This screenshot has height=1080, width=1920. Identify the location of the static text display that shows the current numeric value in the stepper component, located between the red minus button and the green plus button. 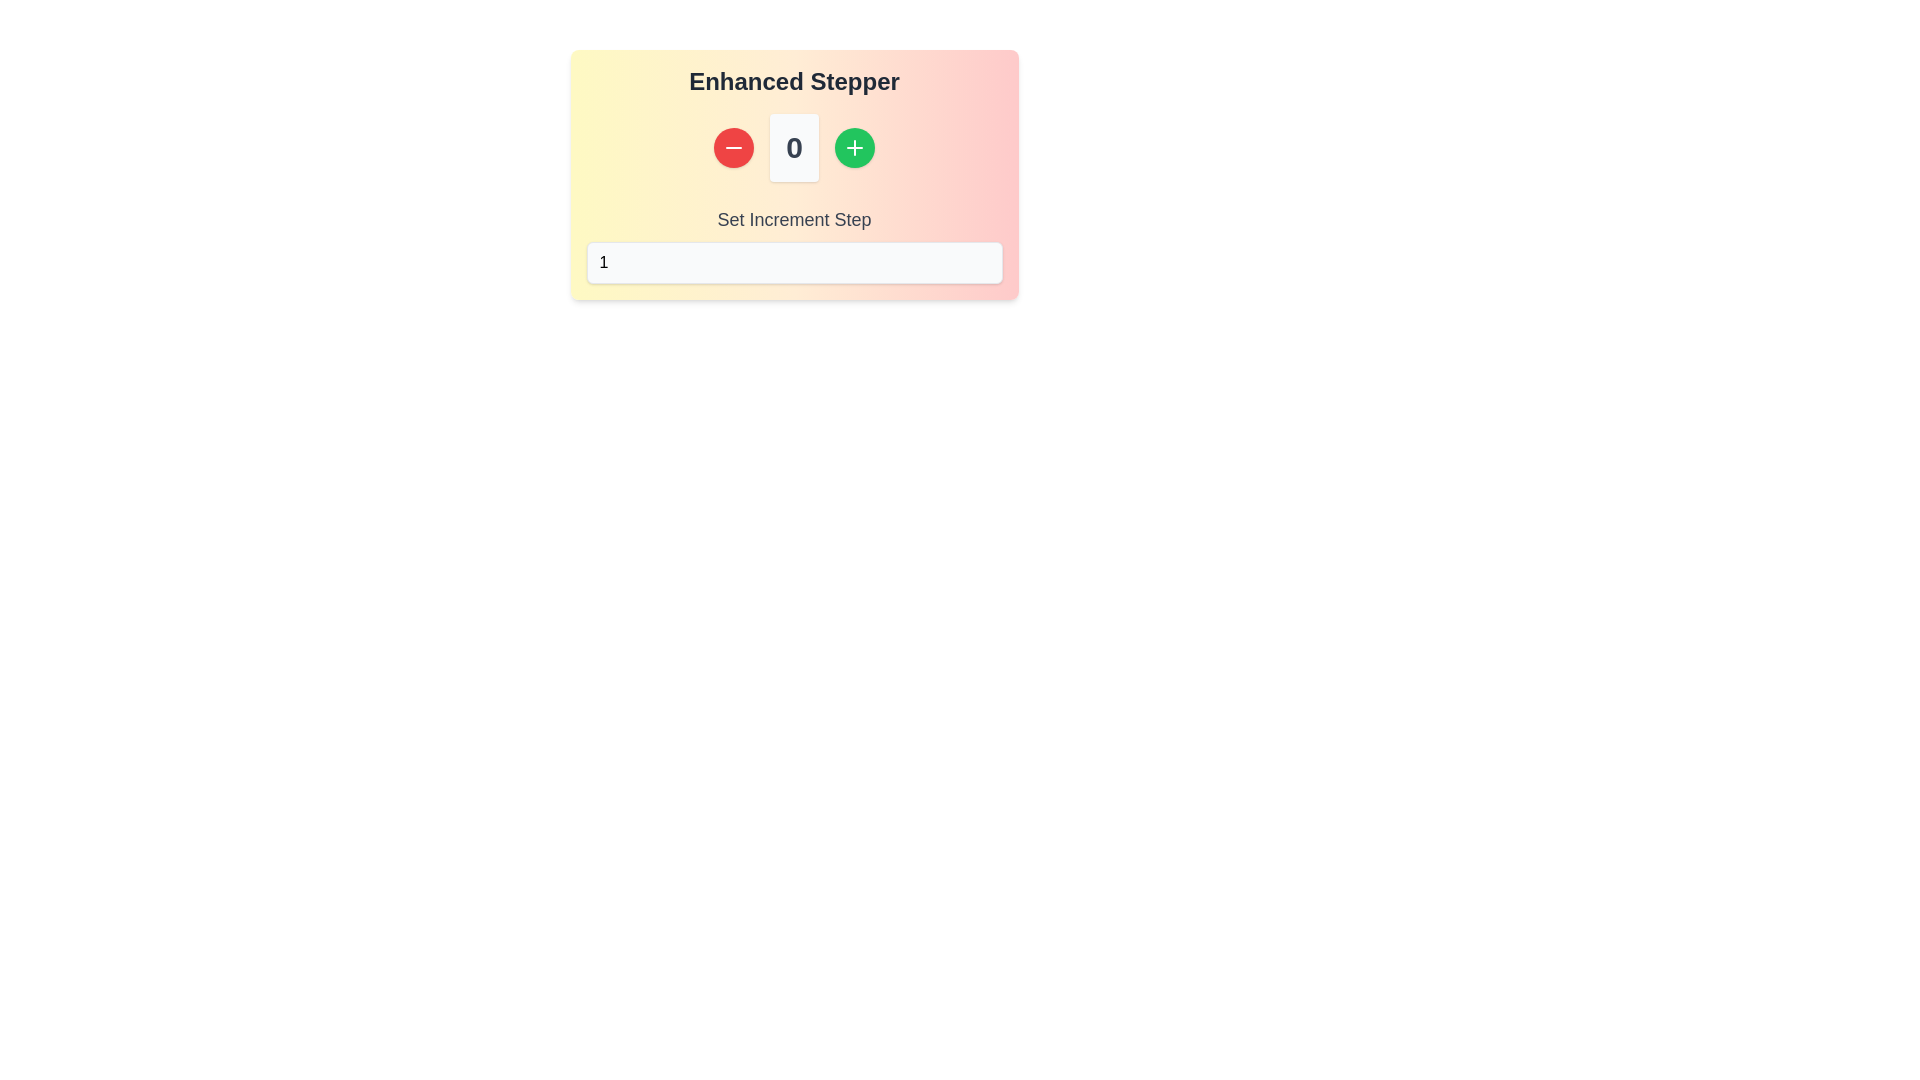
(793, 146).